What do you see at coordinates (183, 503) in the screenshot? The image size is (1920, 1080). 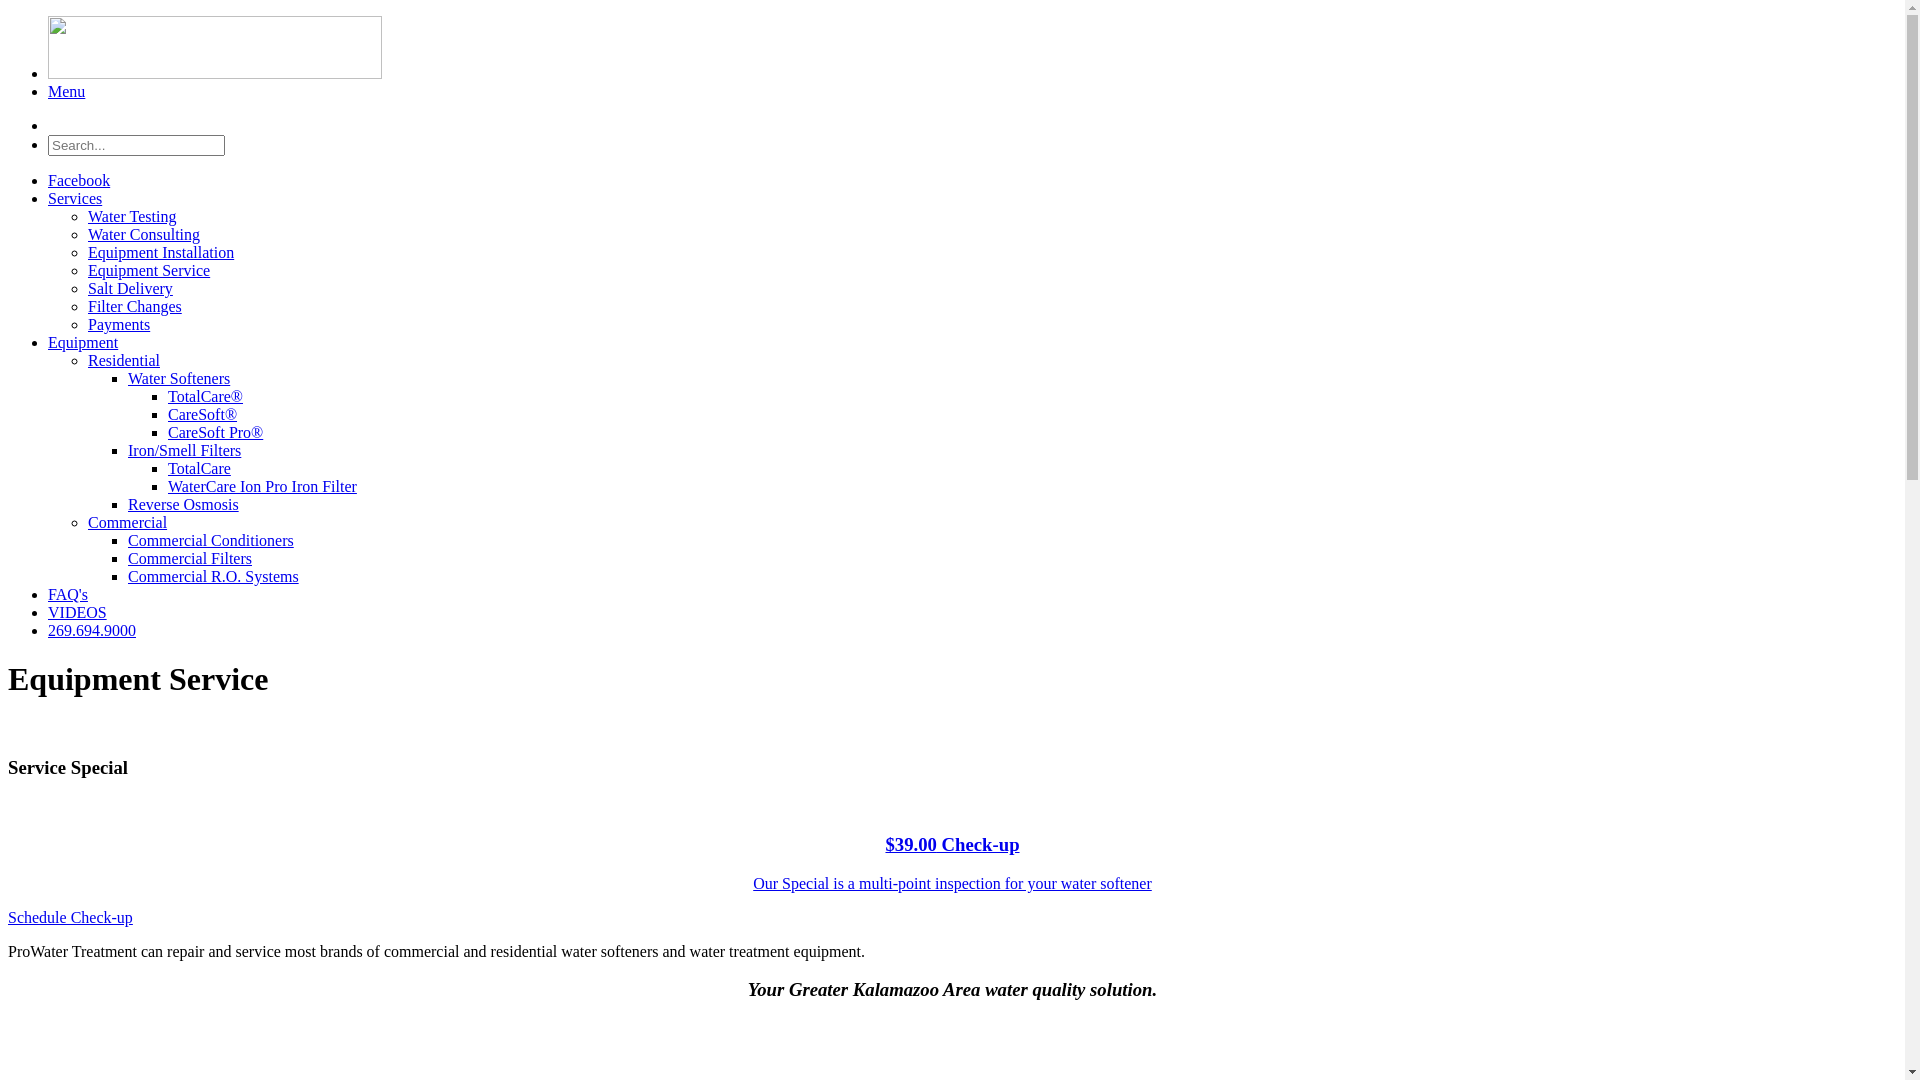 I see `'Reverse Osmosis'` at bounding box center [183, 503].